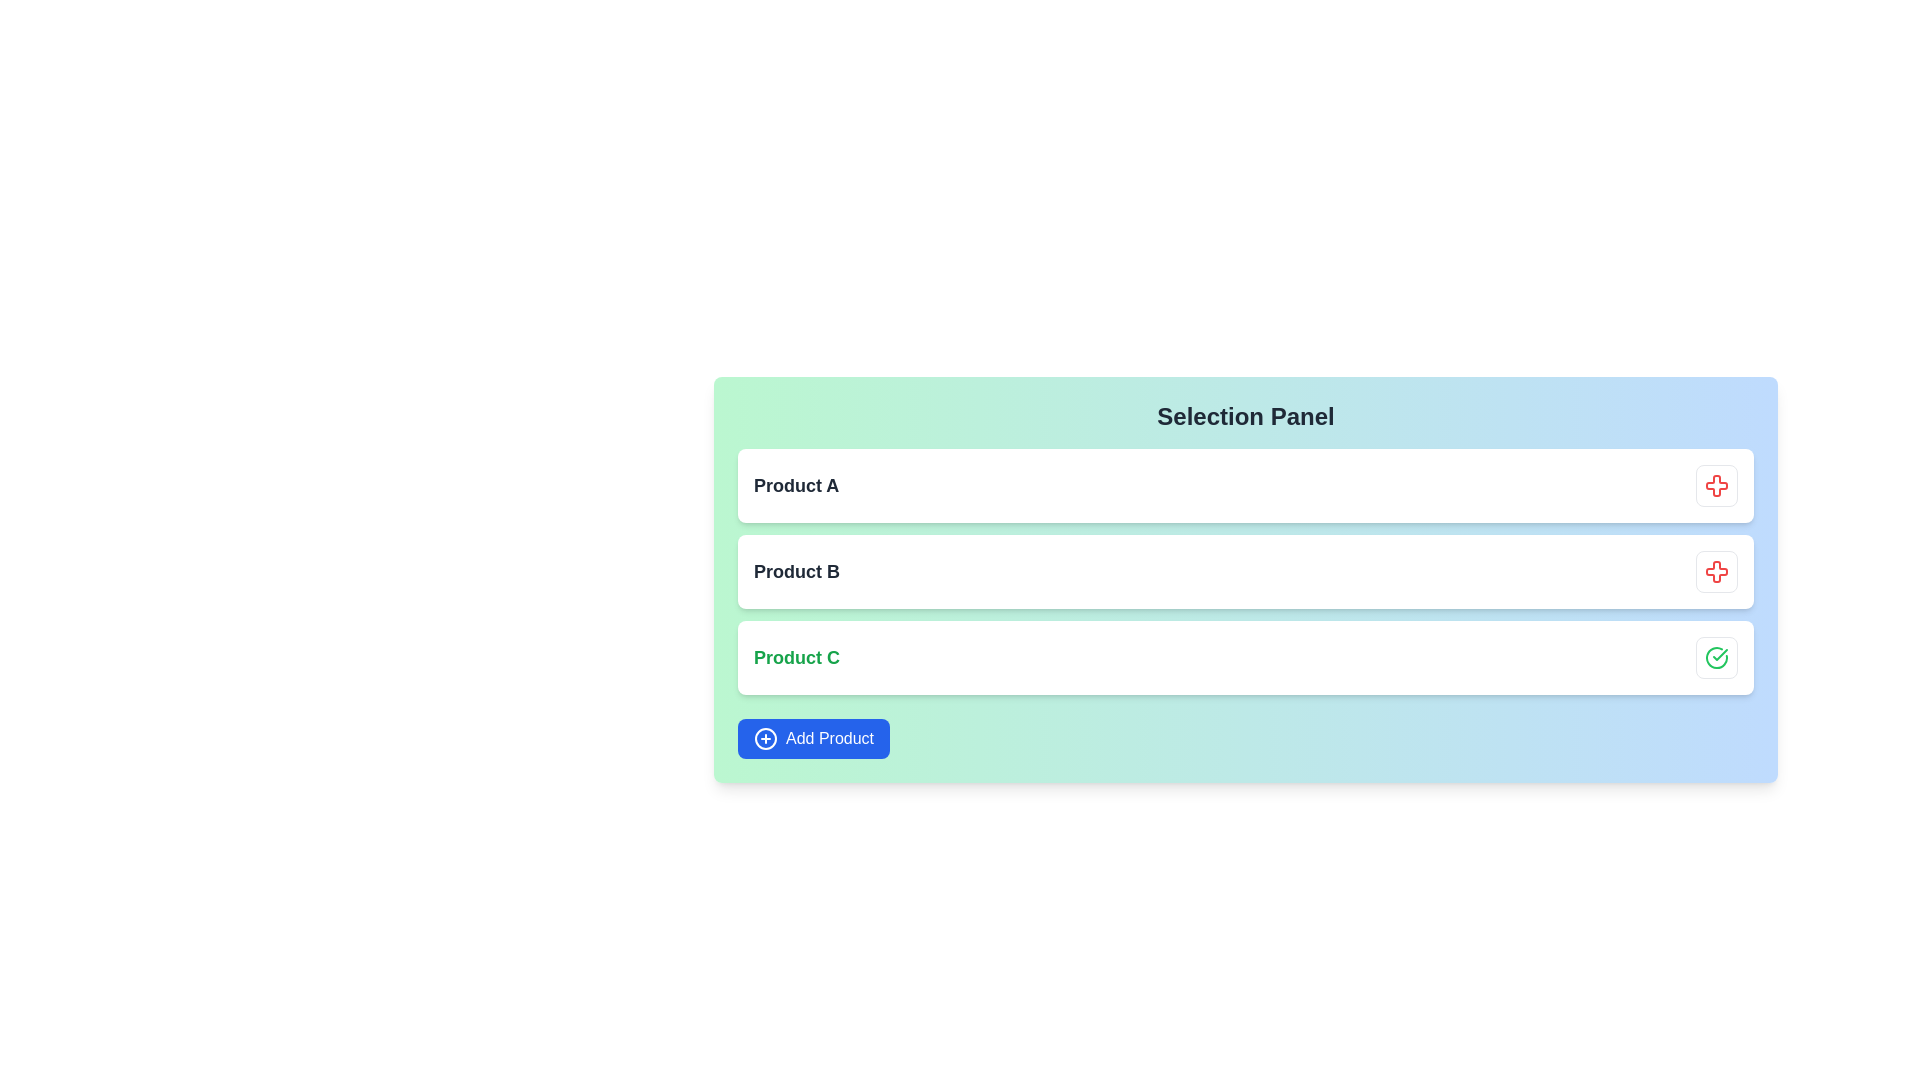  I want to click on the Text Label displaying 'Product C' in a green bold font, located in the third row of the list-like structure, so click(795, 658).